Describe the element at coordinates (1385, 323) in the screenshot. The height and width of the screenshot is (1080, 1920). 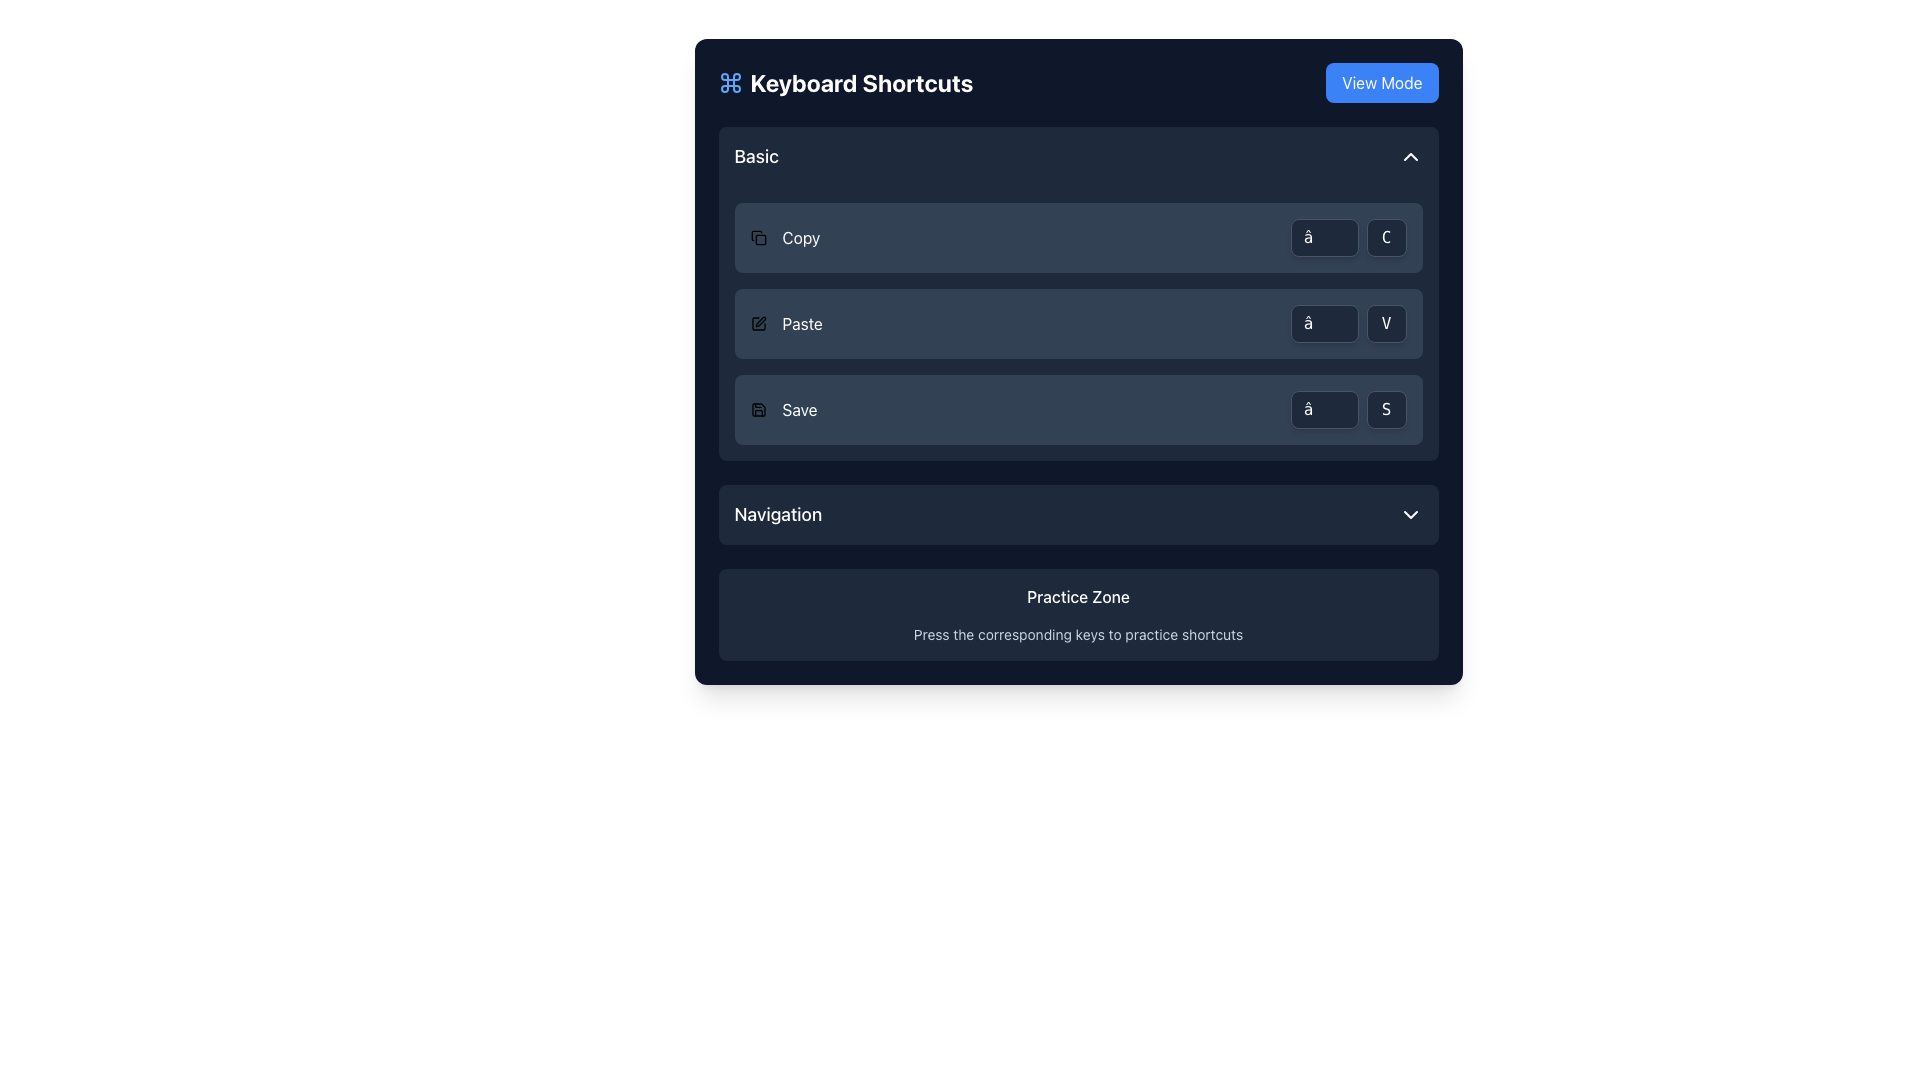
I see `the button representing the 'V' key on the keyboard, which is located to the right of the '⌘' button within the keyboard shortcuts list under the 'Paste' action` at that location.